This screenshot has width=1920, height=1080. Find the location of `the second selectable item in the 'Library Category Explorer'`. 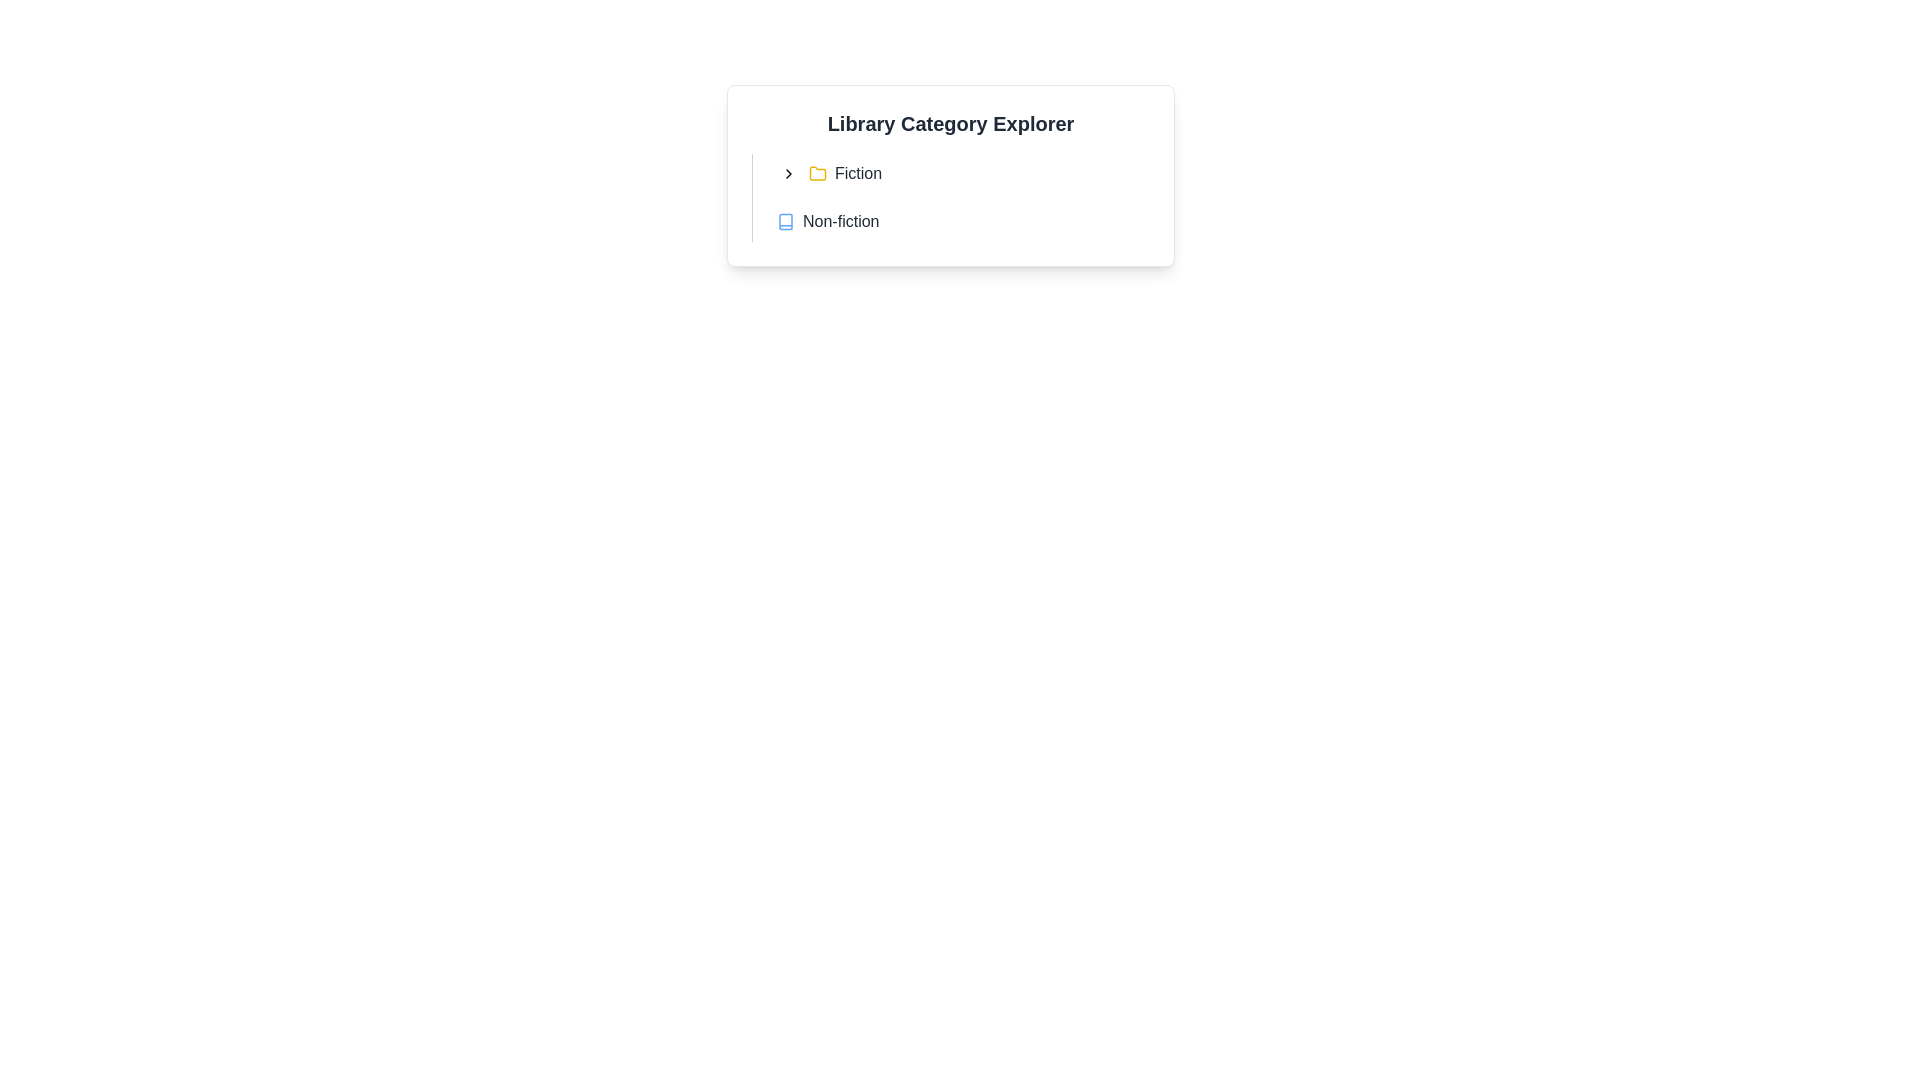

the second selectable item in the 'Library Category Explorer' is located at coordinates (949, 197).